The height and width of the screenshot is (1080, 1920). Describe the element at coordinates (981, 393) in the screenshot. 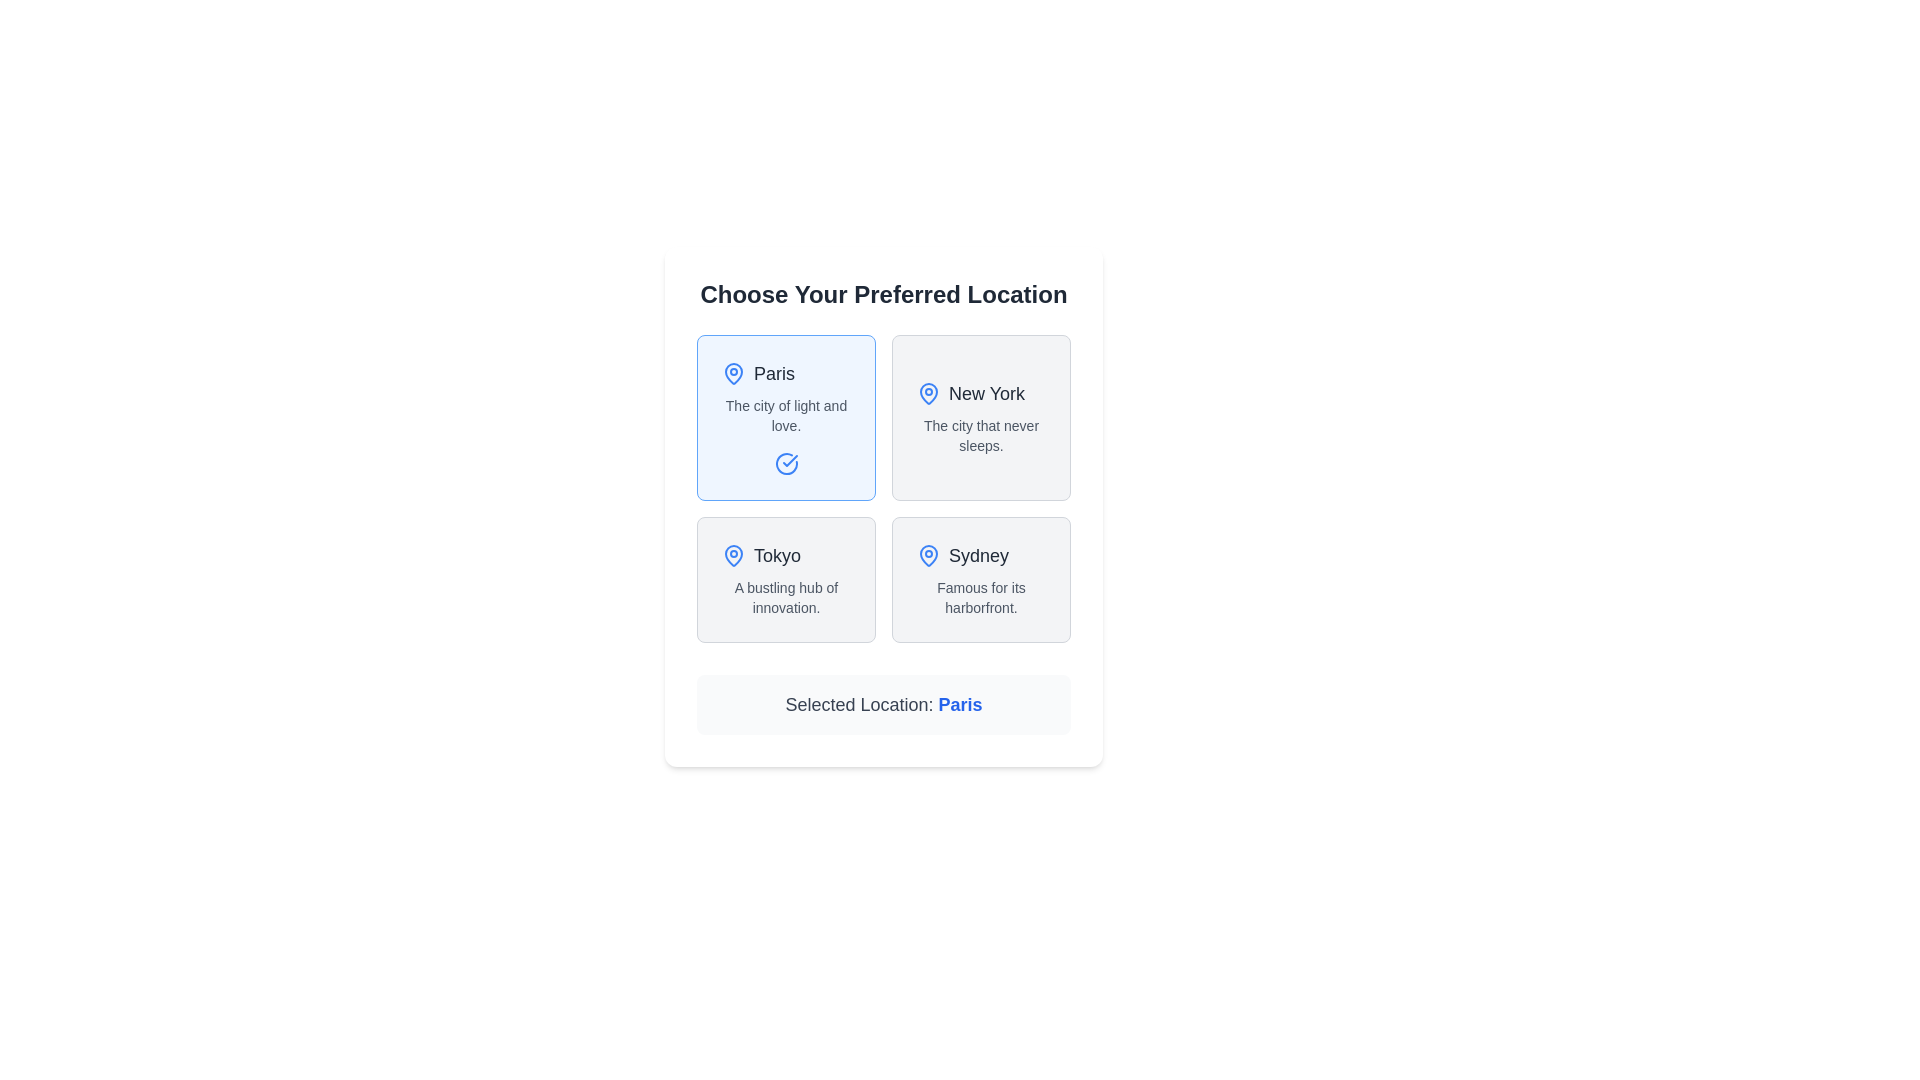

I see `the icon of the label representing New York` at that location.